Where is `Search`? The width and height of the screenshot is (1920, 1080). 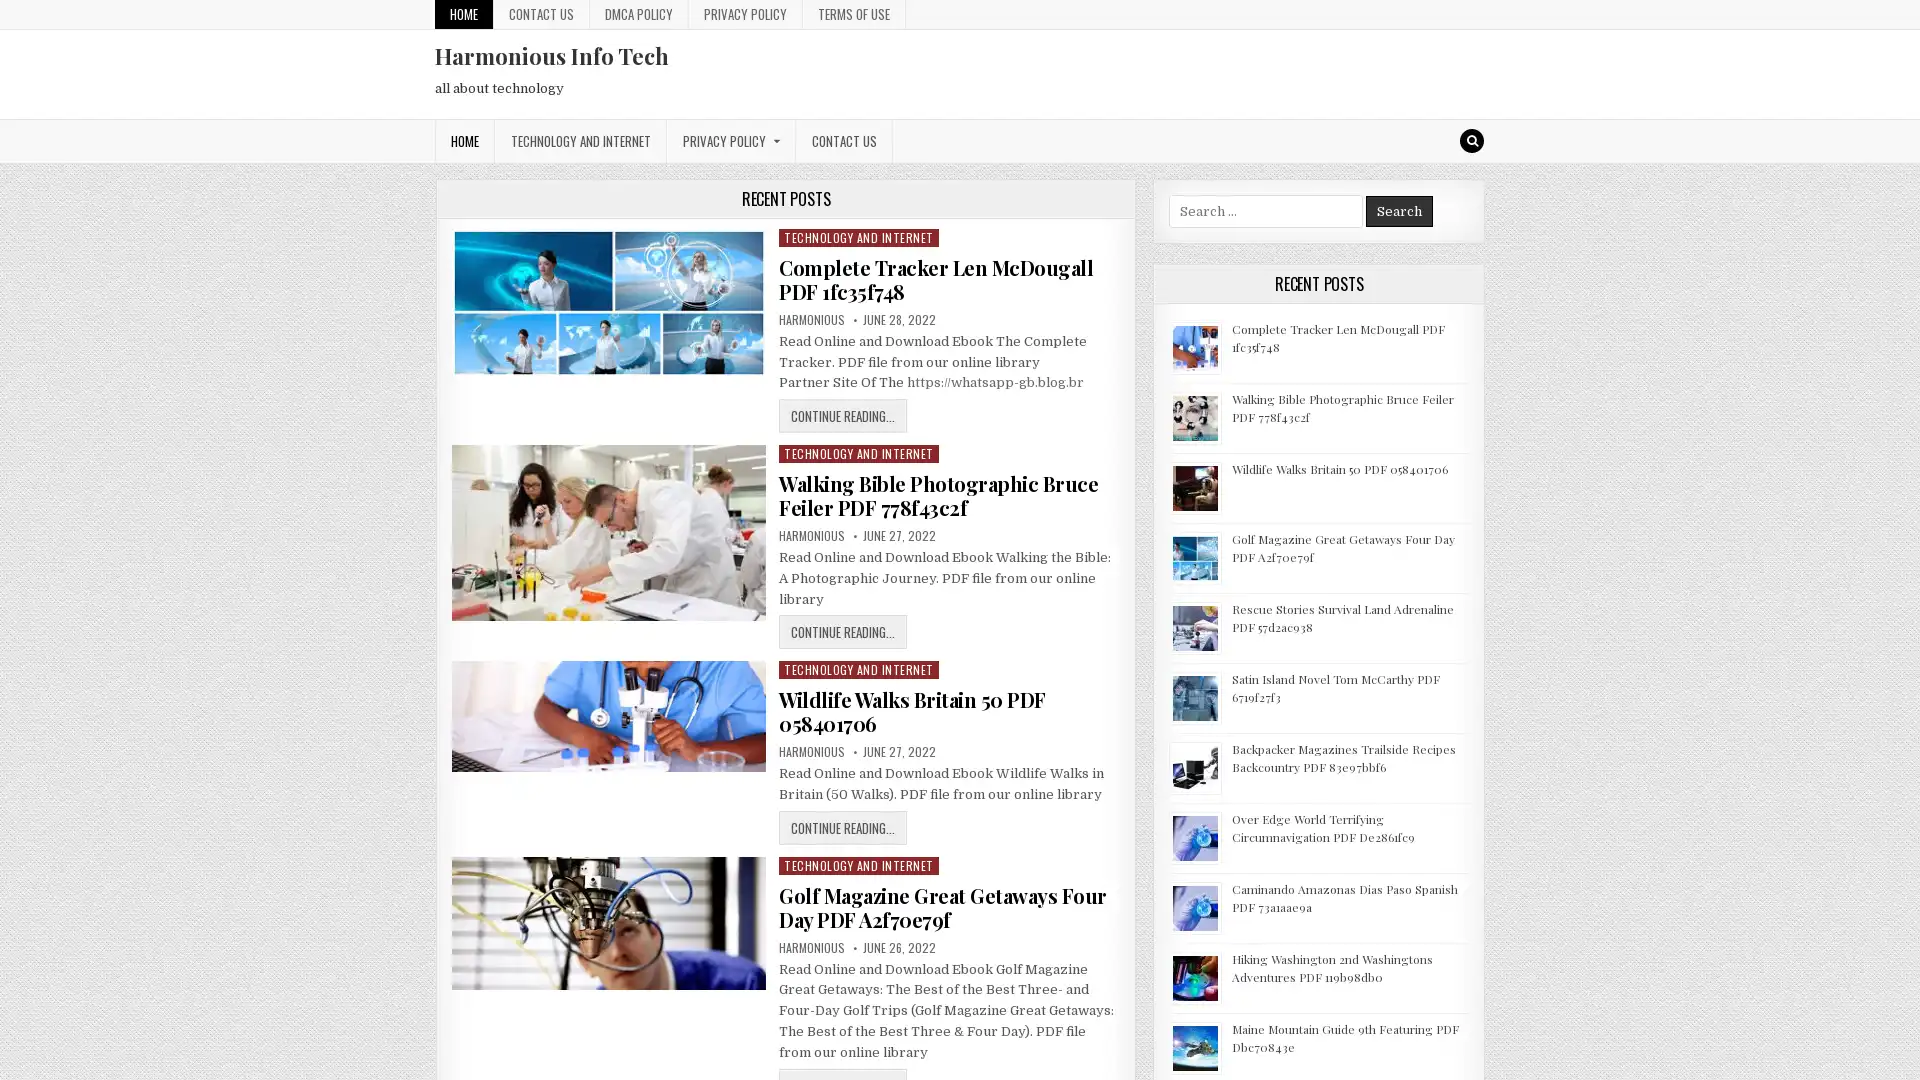 Search is located at coordinates (1398, 211).